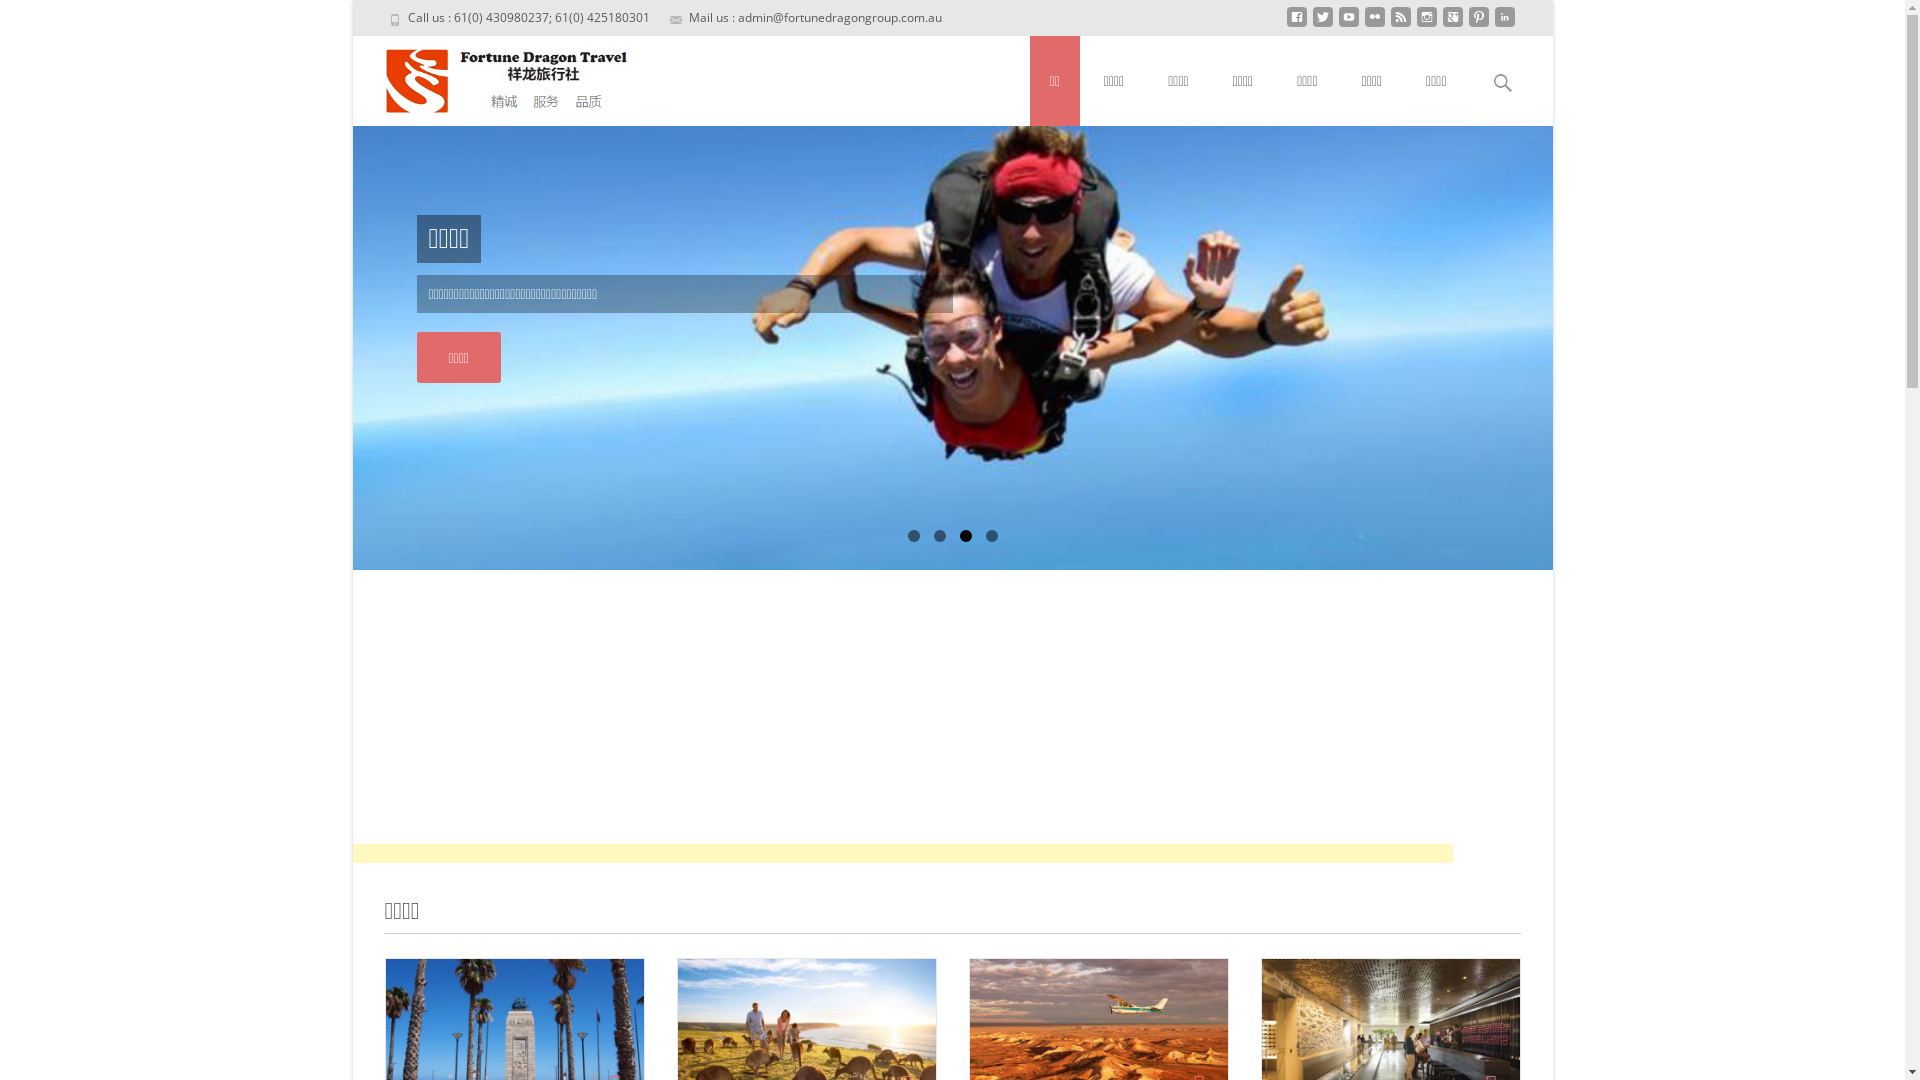  I want to click on 'pinterest', so click(1478, 24).